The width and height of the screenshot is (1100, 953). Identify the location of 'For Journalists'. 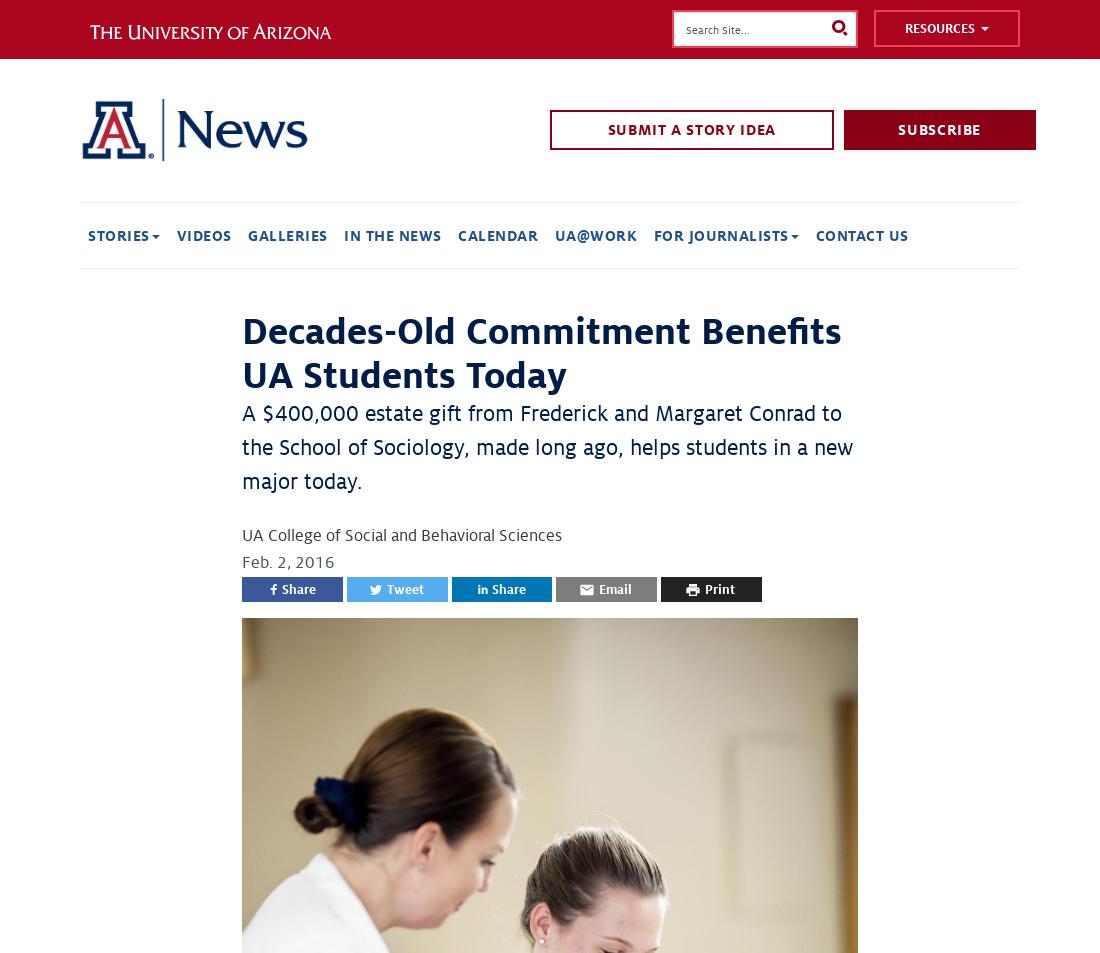
(722, 234).